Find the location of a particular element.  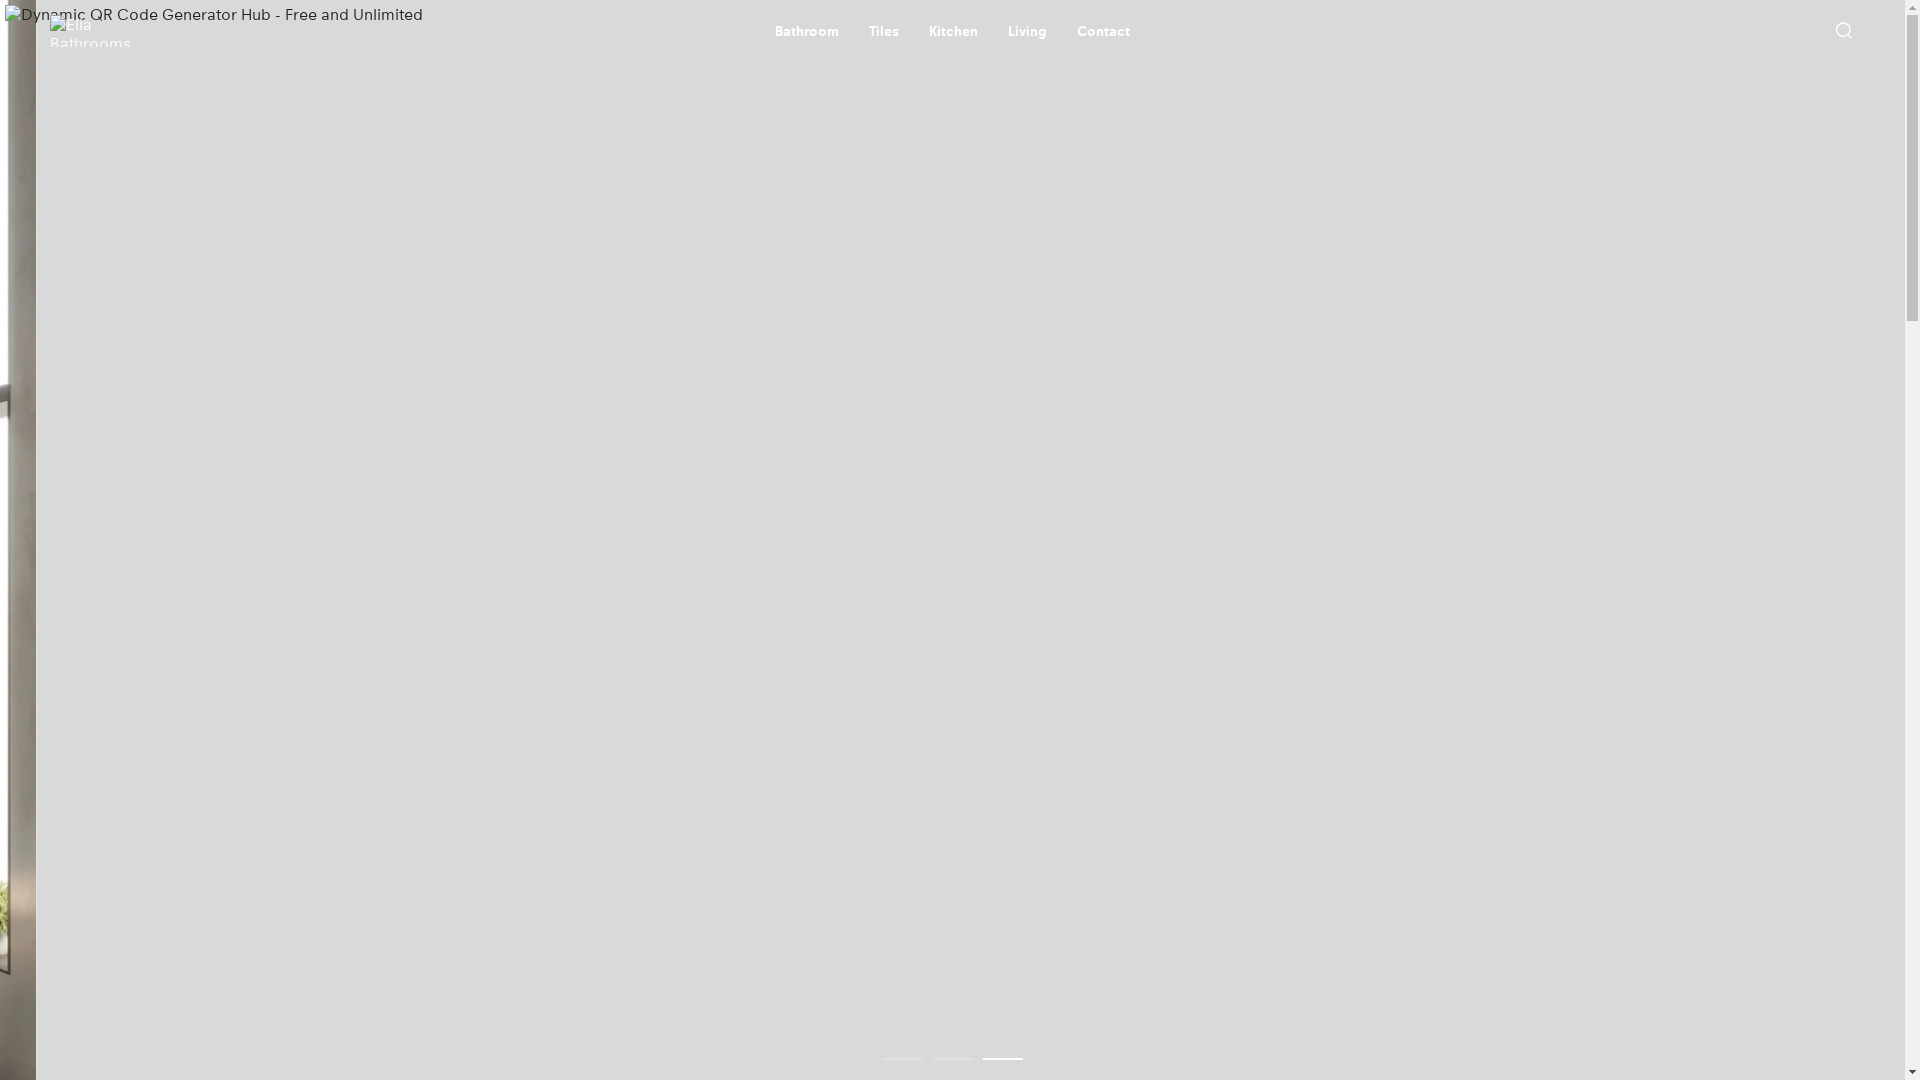

'Contact' is located at coordinates (1102, 30).